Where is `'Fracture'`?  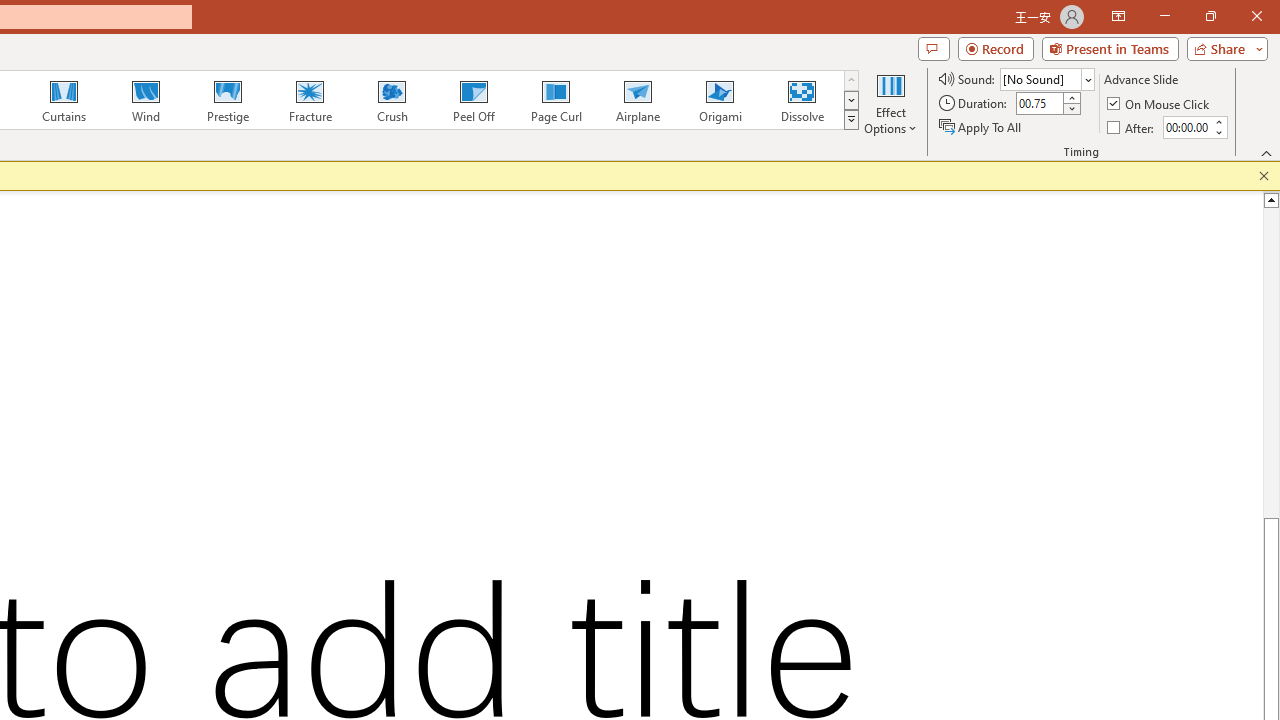
'Fracture' is located at coordinates (308, 100).